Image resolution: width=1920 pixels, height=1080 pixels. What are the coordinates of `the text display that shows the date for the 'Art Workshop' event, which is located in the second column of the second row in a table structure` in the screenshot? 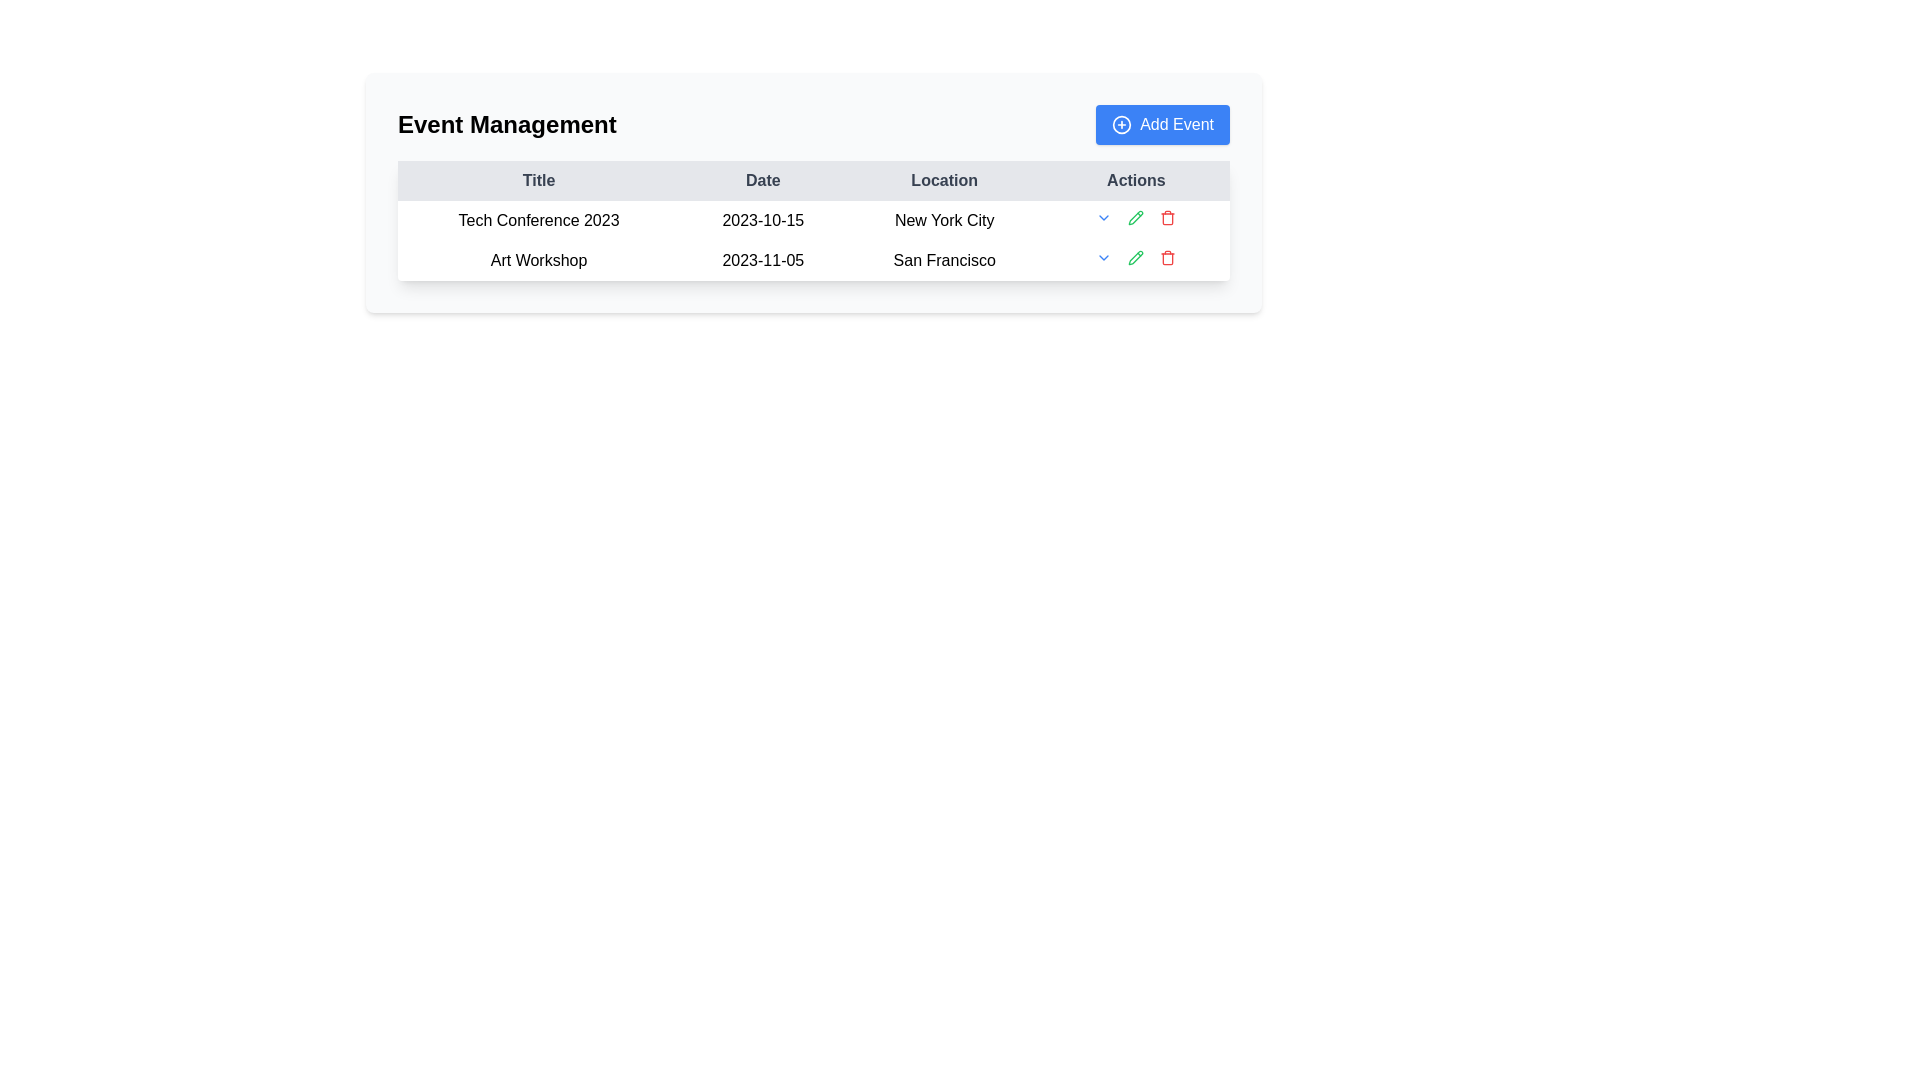 It's located at (762, 260).